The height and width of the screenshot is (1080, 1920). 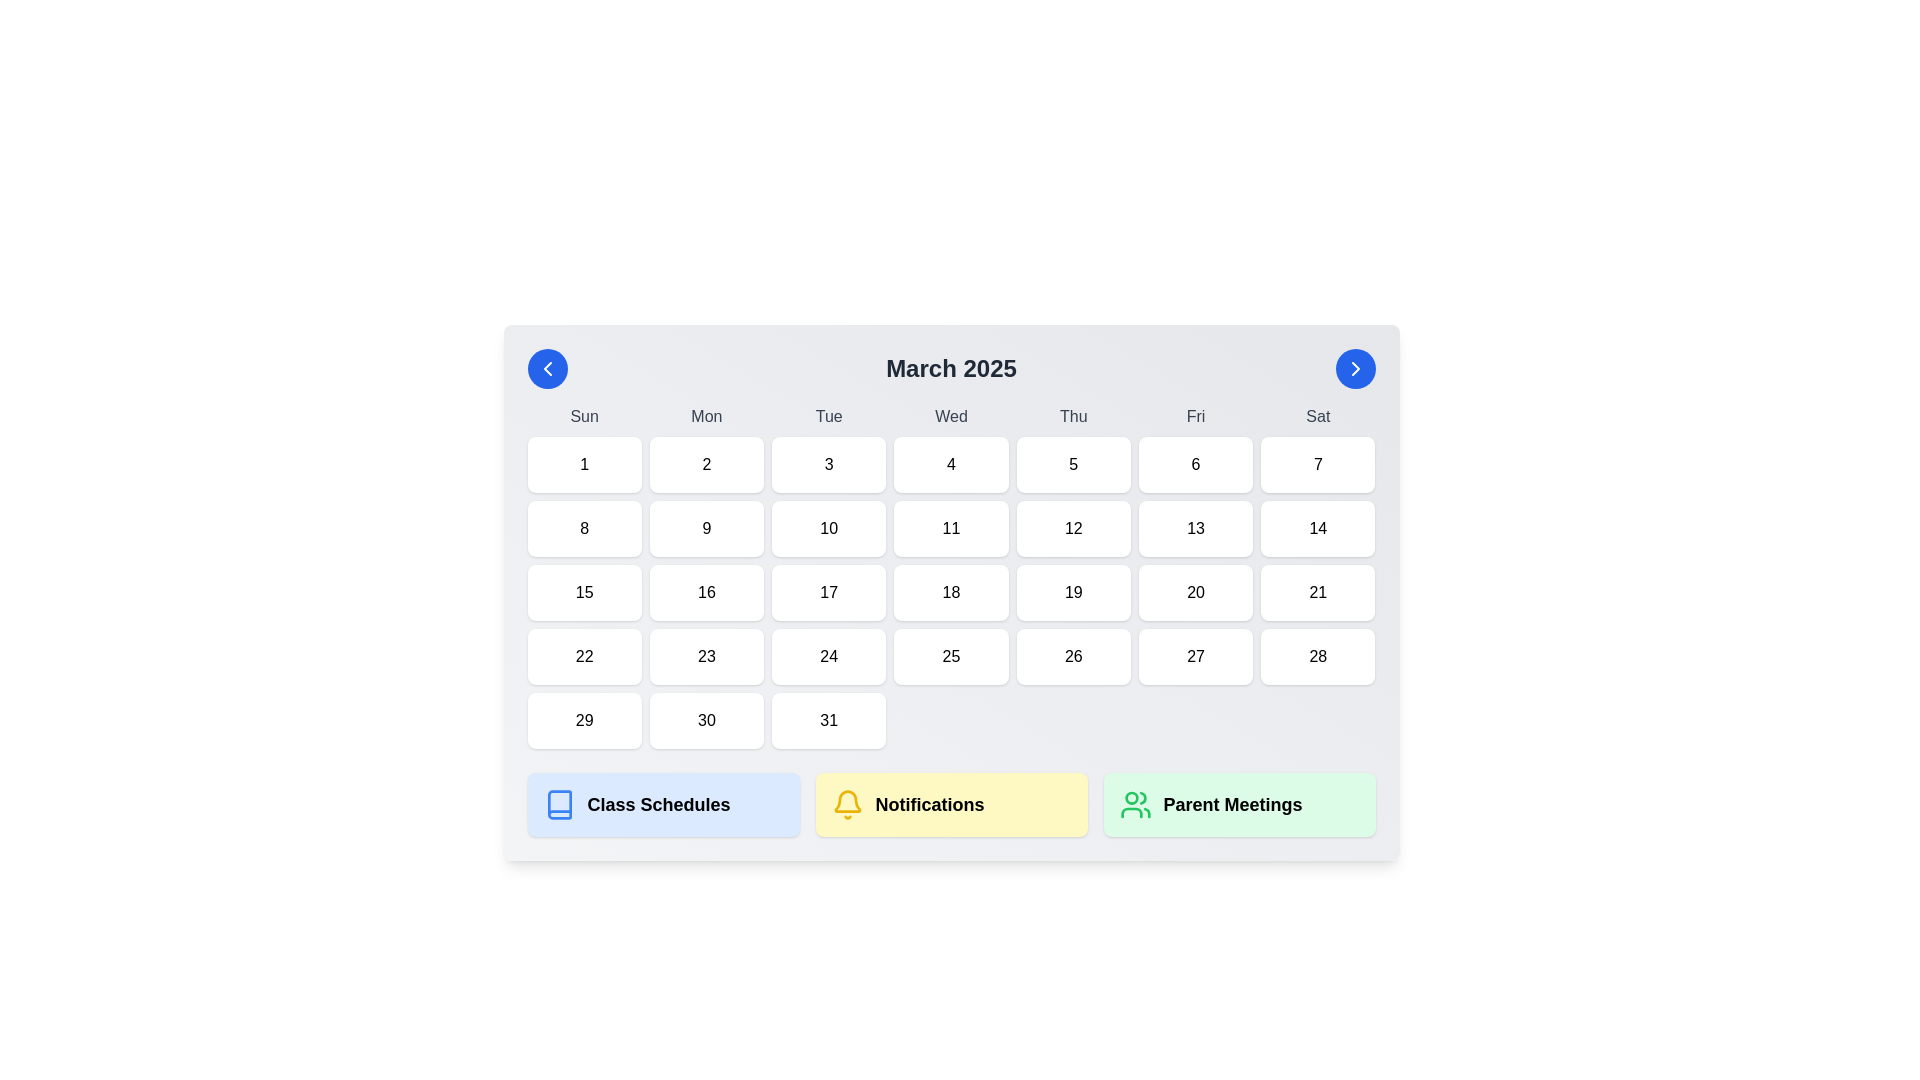 What do you see at coordinates (1195, 415) in the screenshot?
I see `the static text label denoting 'Friday' in the calendar display, which is located sixth from the left in the top row of weekday headers` at bounding box center [1195, 415].